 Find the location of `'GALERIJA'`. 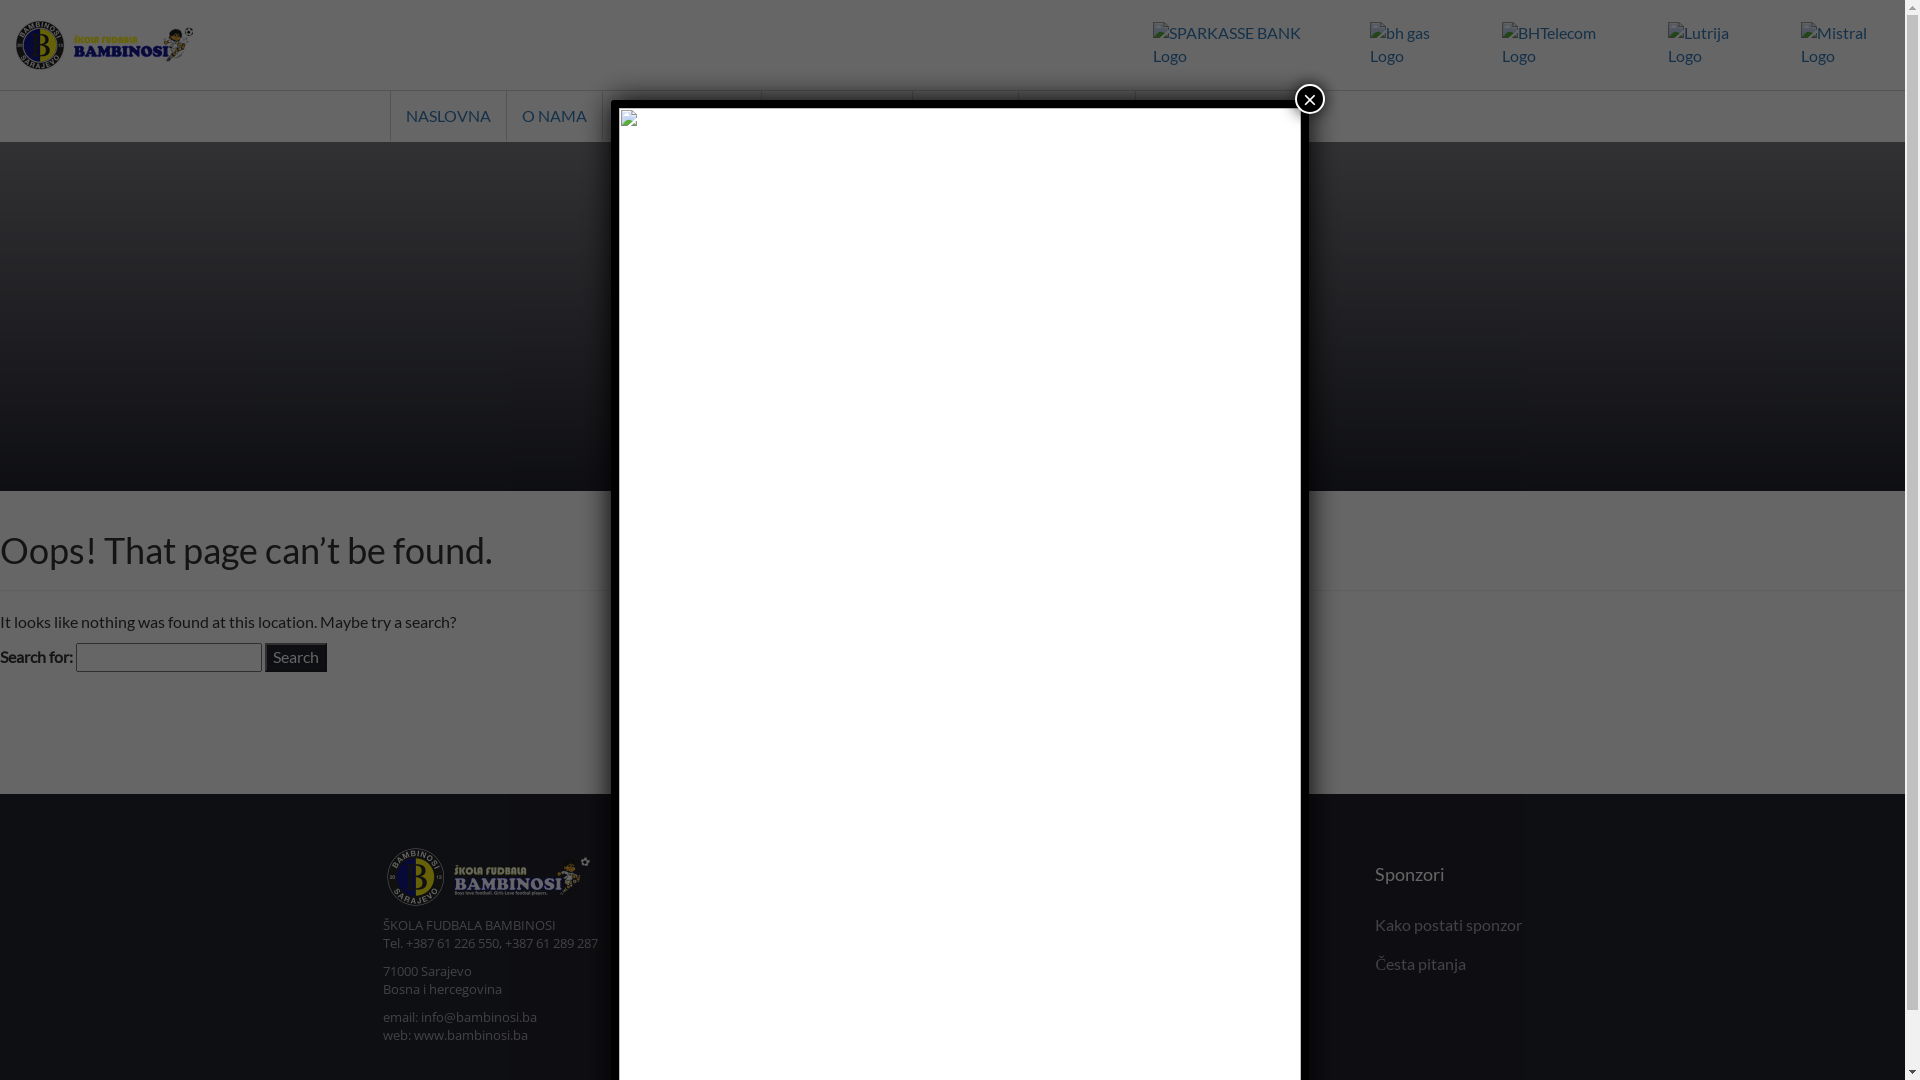

'GALERIJA' is located at coordinates (1075, 115).